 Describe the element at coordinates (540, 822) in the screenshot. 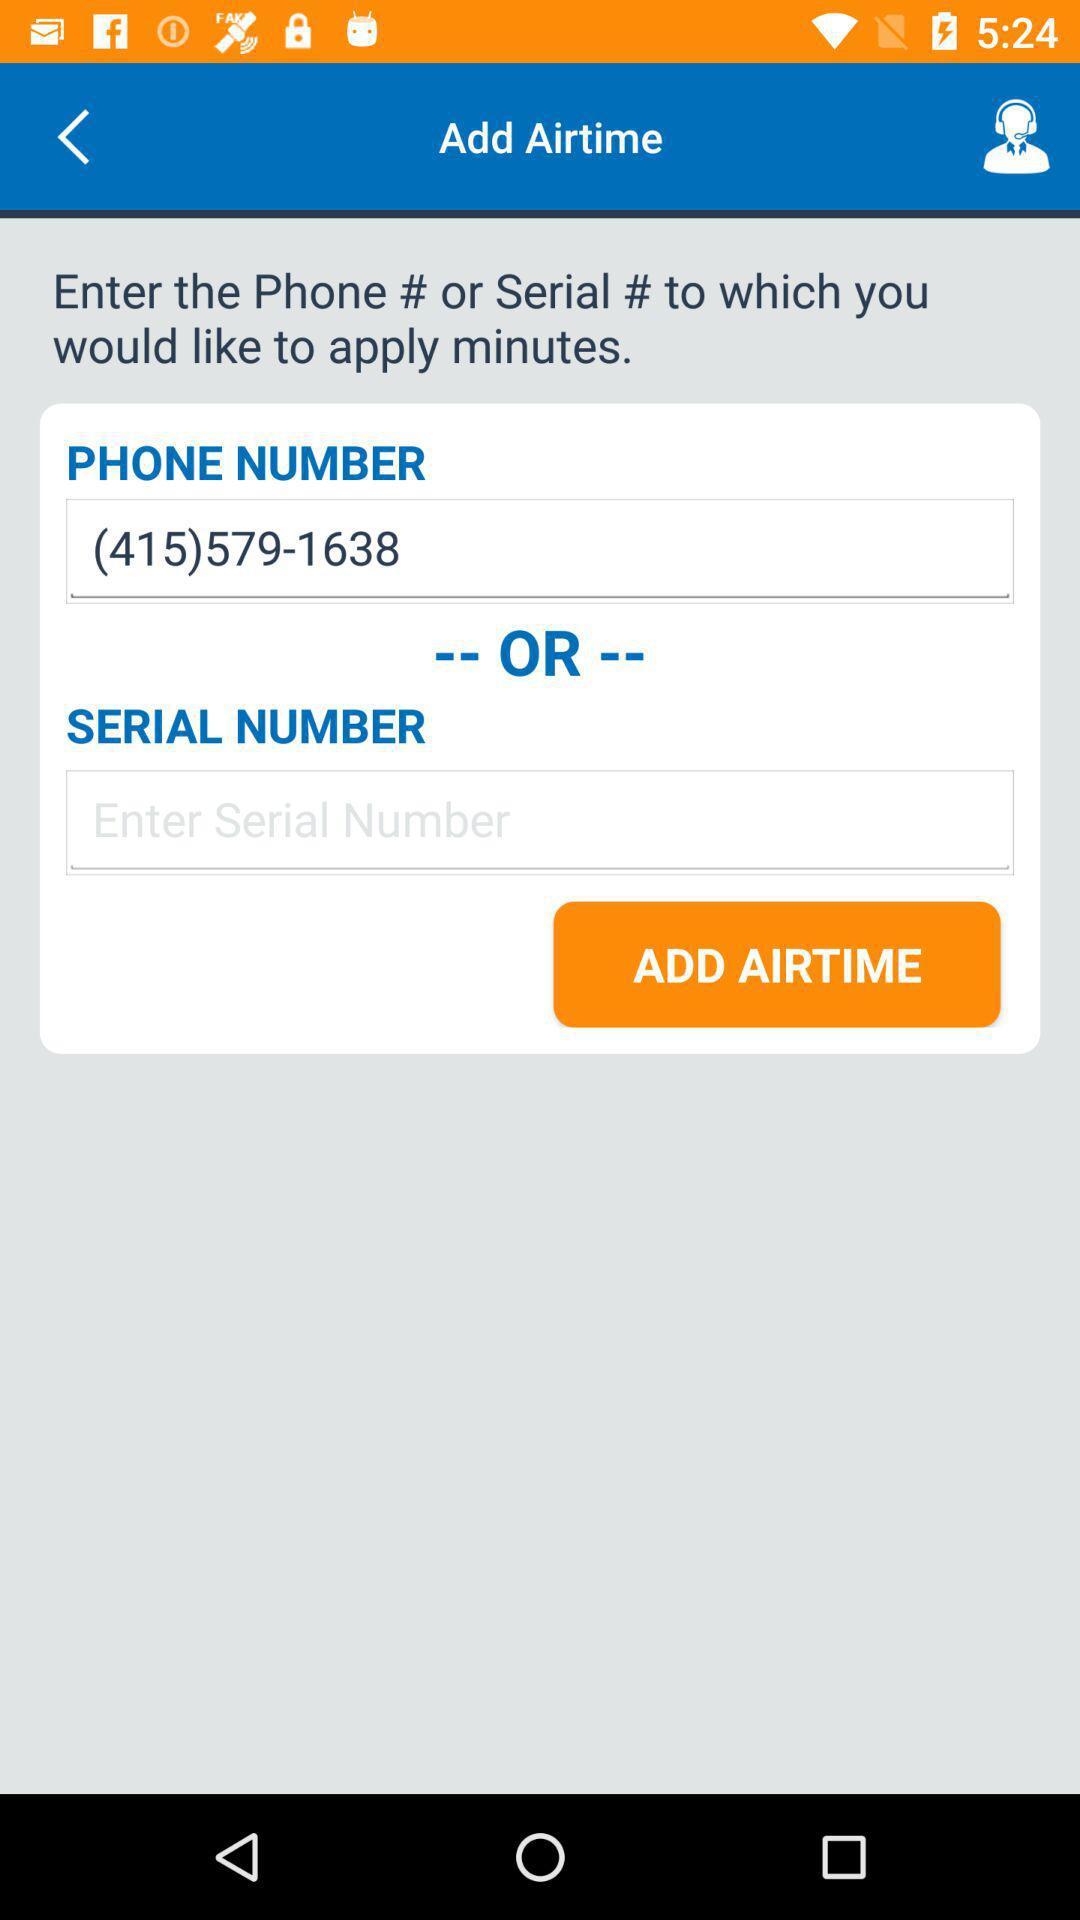

I see `the item above the add airtime icon` at that location.